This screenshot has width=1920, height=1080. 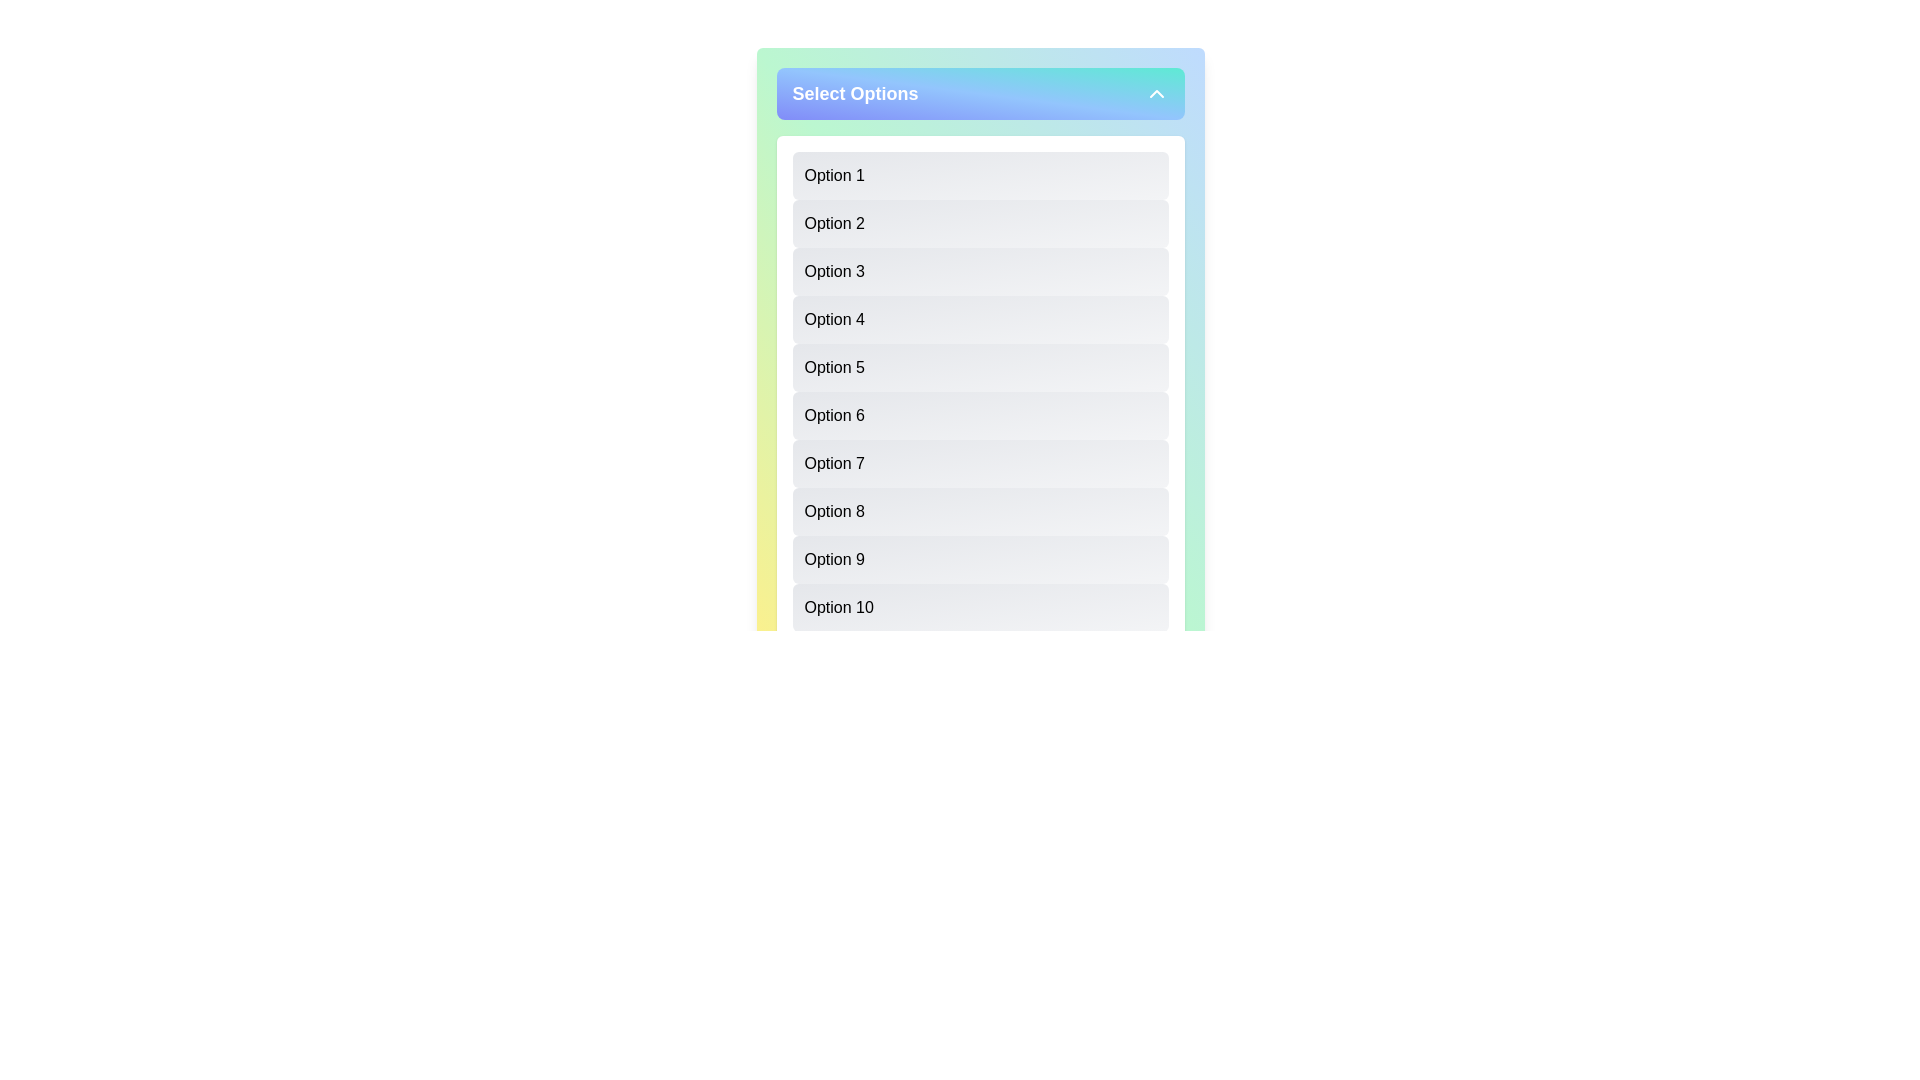 I want to click on the 'Option 3' text label in the dropdown interface, which is styled with a light gray background and is the third option in the list, so click(x=834, y=272).